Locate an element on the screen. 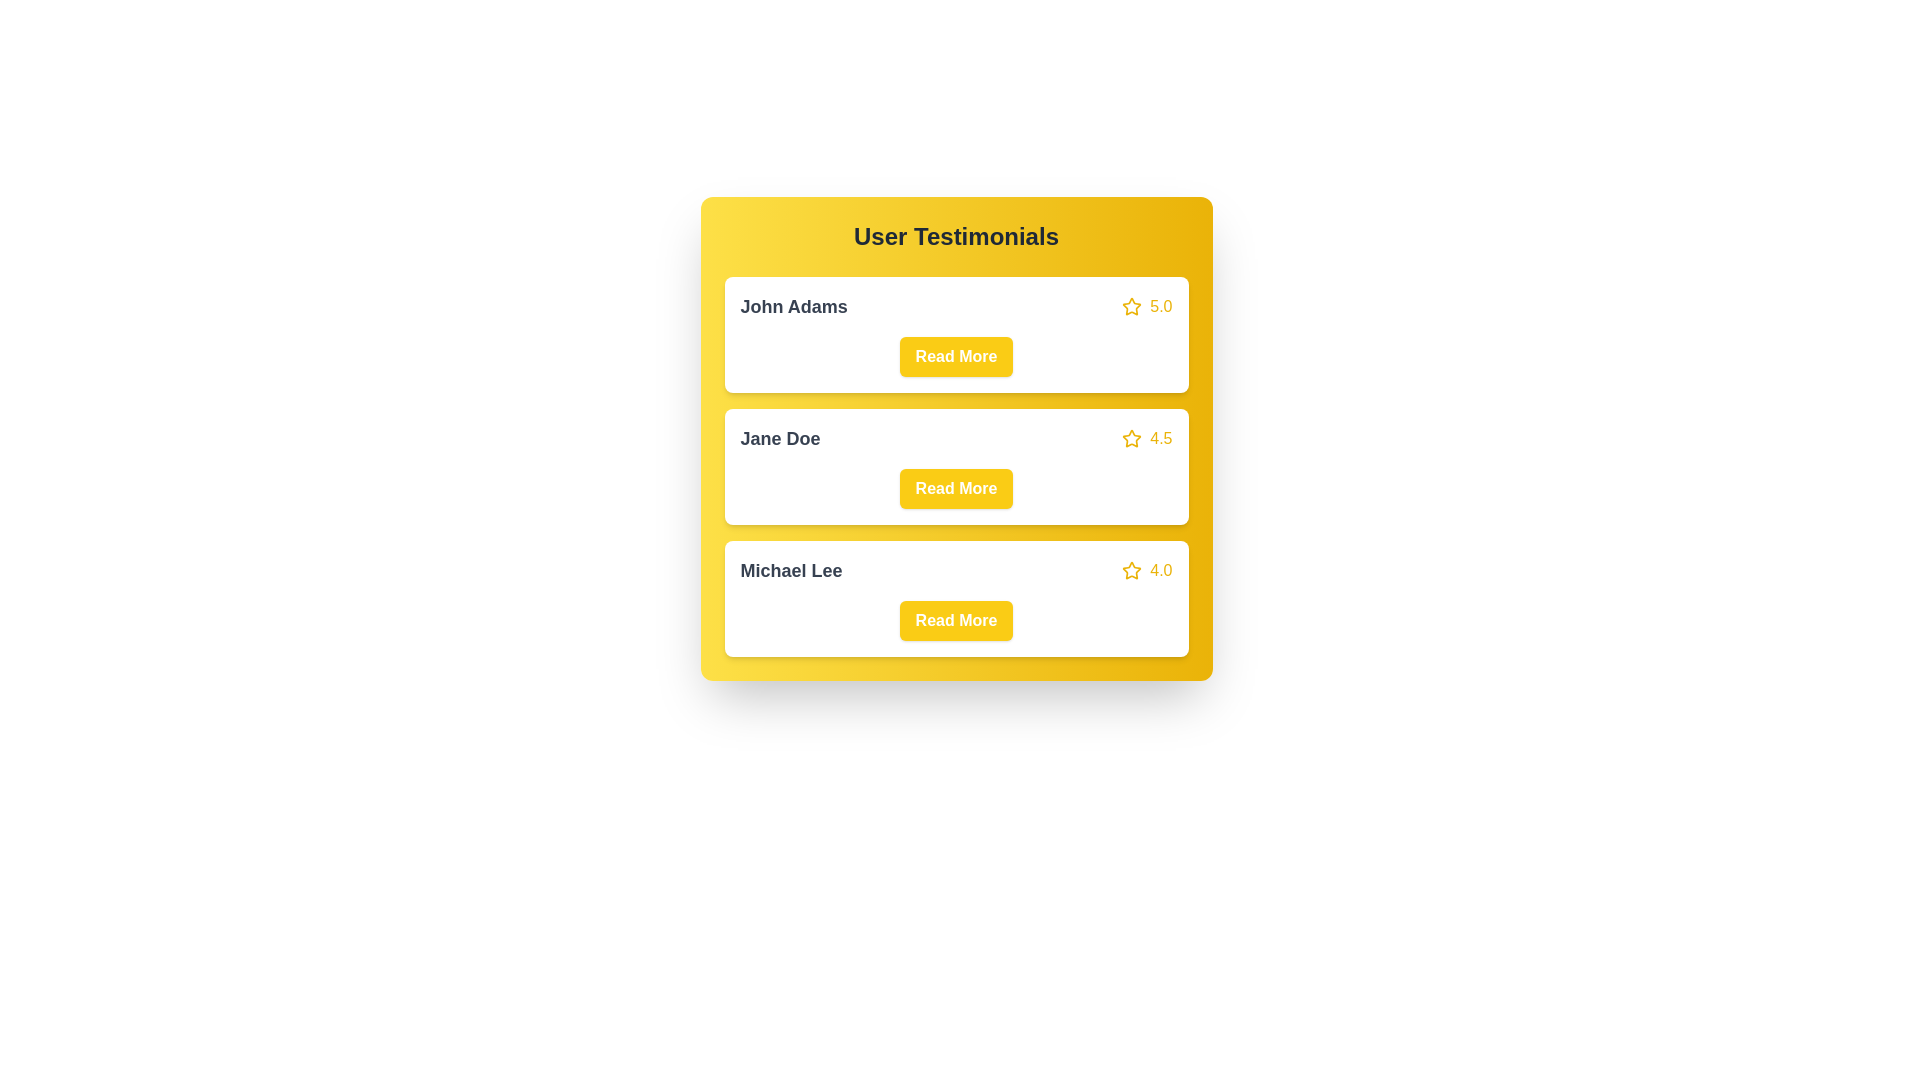 Image resolution: width=1920 pixels, height=1080 pixels. the star icon of the testimonial corresponding to Michael Lee is located at coordinates (1132, 570).